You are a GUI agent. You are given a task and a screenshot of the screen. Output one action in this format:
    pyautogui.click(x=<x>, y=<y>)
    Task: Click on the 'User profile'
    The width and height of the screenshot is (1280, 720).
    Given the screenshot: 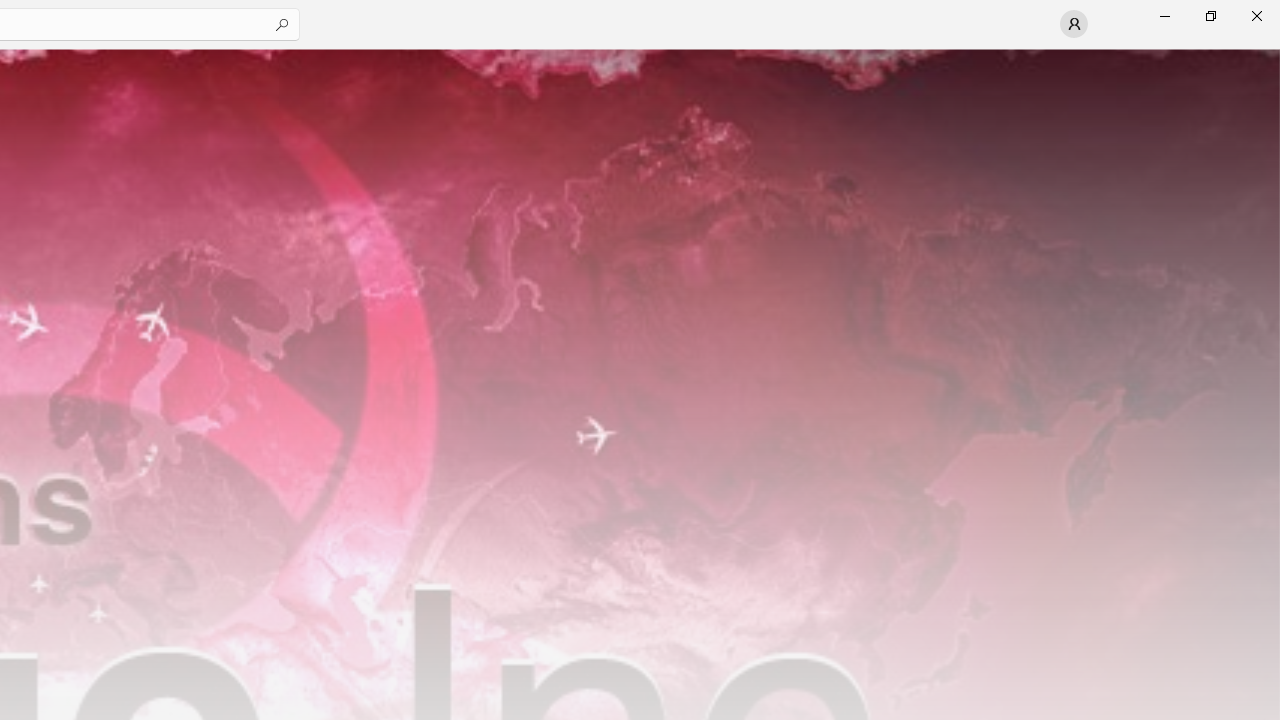 What is the action you would take?
    pyautogui.click(x=1072, y=24)
    